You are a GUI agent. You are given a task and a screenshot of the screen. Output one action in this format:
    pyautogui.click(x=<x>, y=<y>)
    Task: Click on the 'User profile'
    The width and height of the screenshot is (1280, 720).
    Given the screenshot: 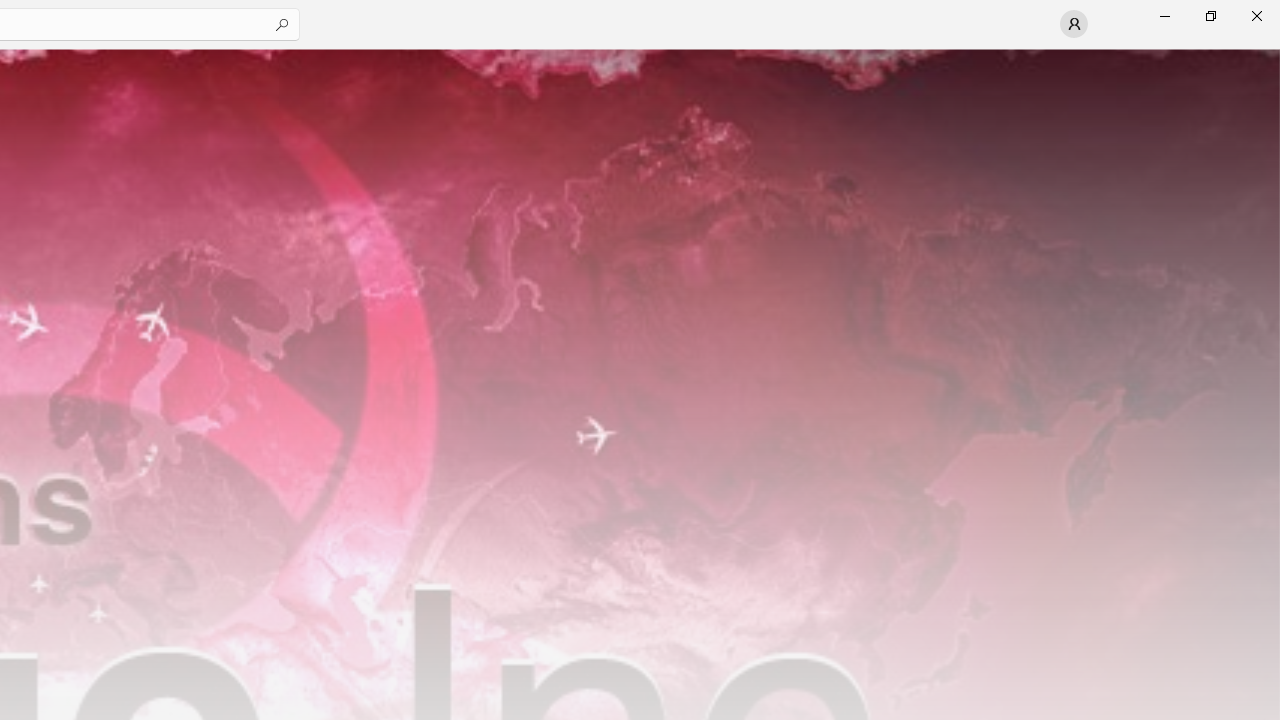 What is the action you would take?
    pyautogui.click(x=1072, y=24)
    